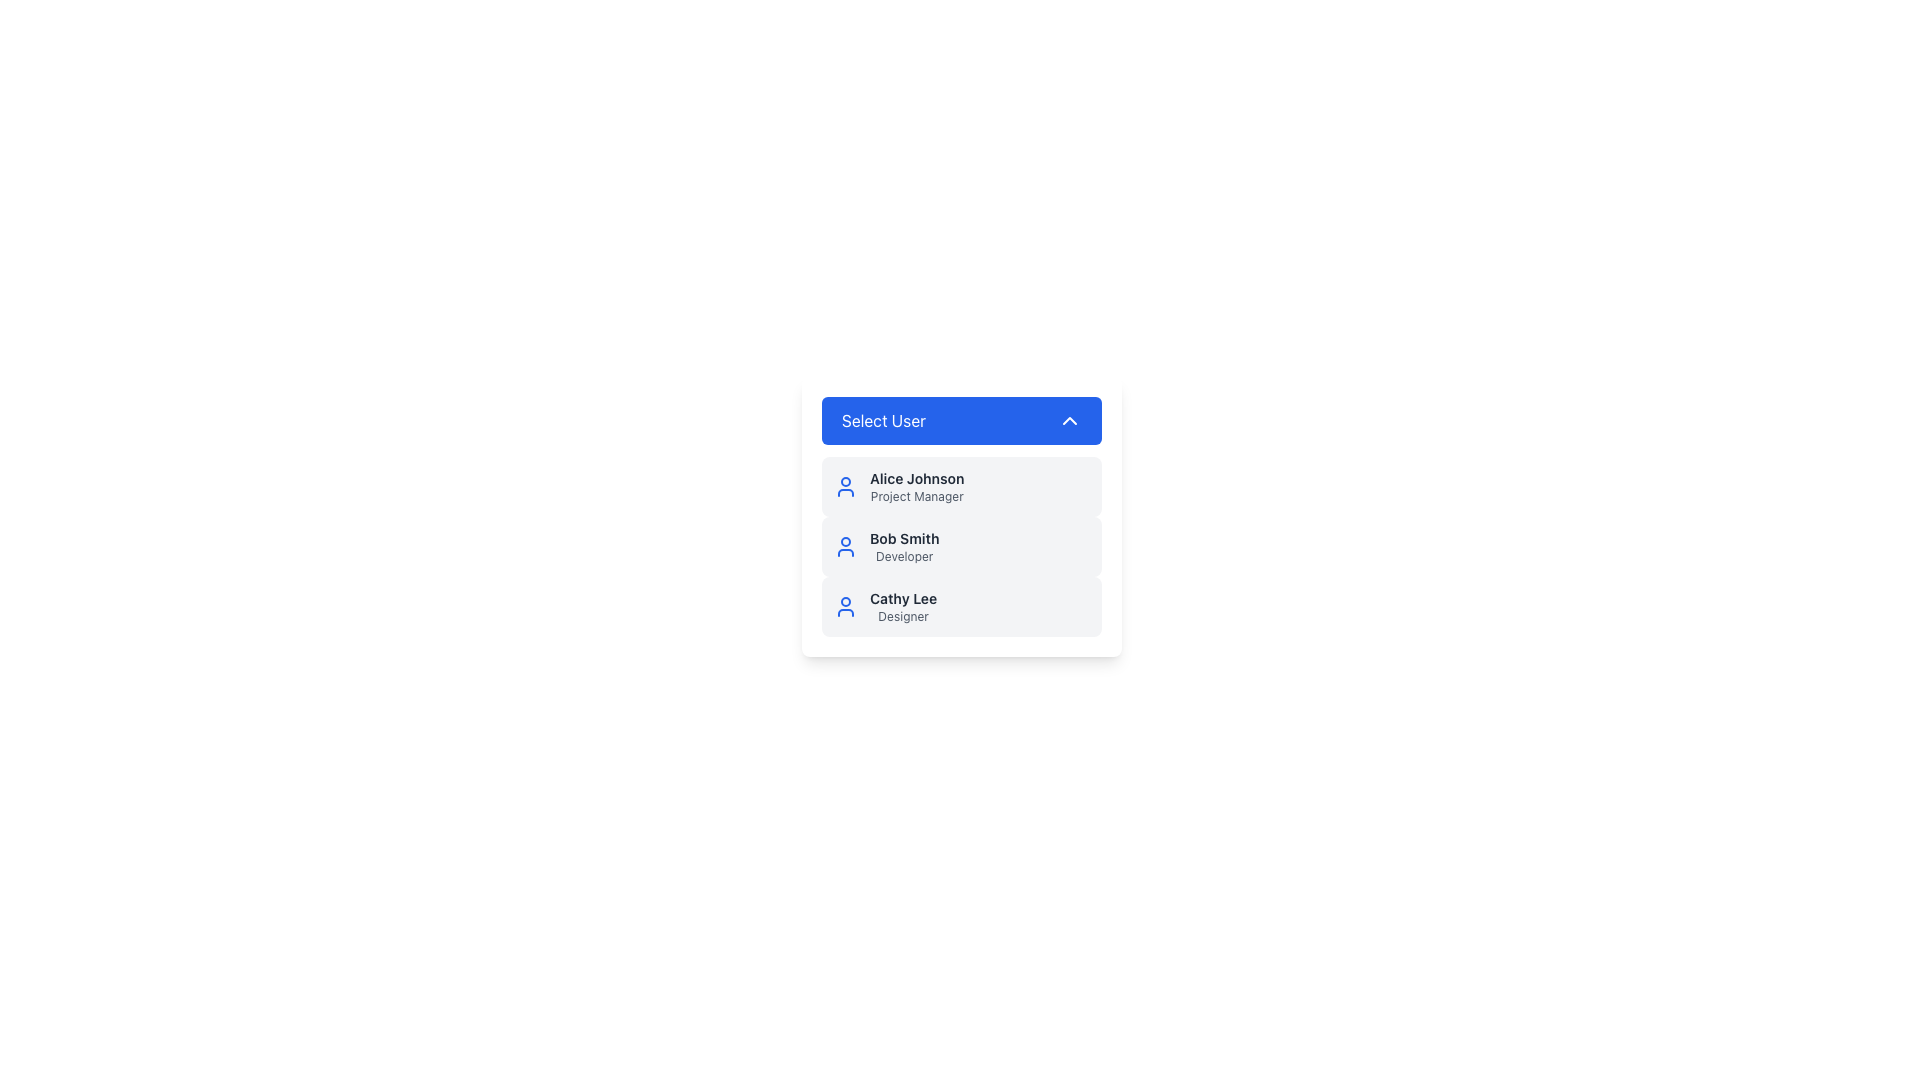  What do you see at coordinates (845, 605) in the screenshot?
I see `the SVG icon representing the user 'Cathy Lee', which is located to the left of the text 'Cathy Lee Designer'` at bounding box center [845, 605].